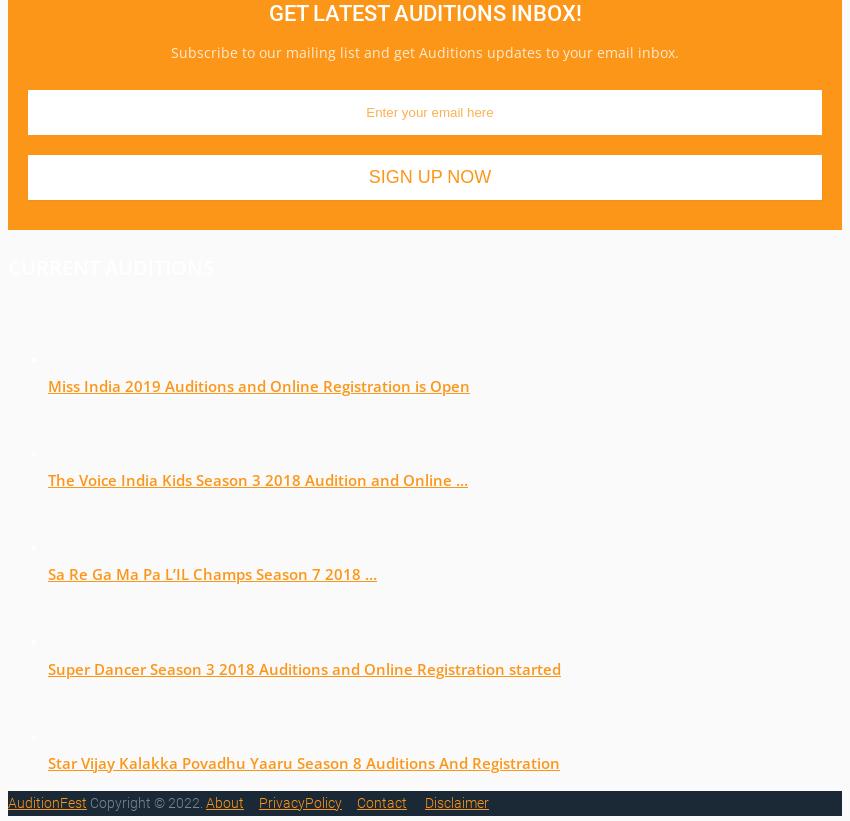  I want to click on 'The Voice India Kids Season 3 2018 Audition and Online …', so click(48, 479).